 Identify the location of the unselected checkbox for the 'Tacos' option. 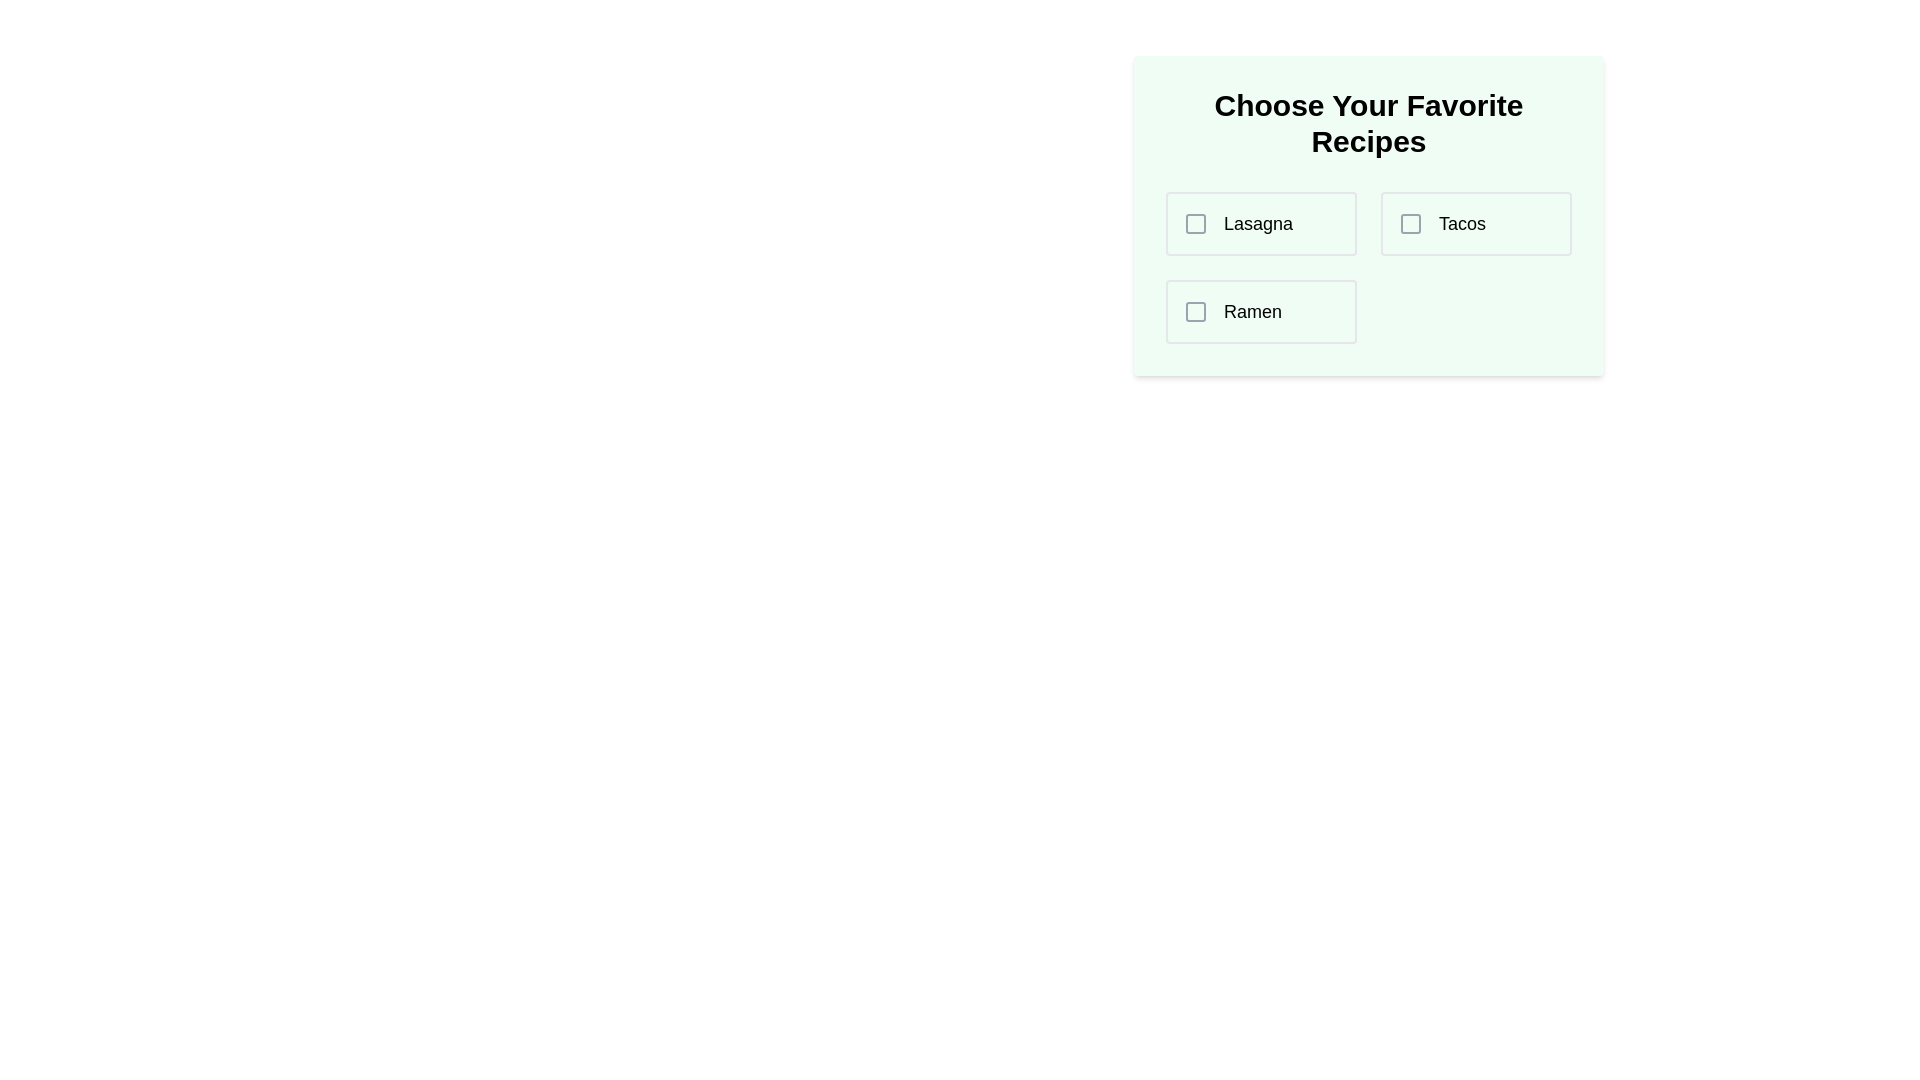
(1410, 223).